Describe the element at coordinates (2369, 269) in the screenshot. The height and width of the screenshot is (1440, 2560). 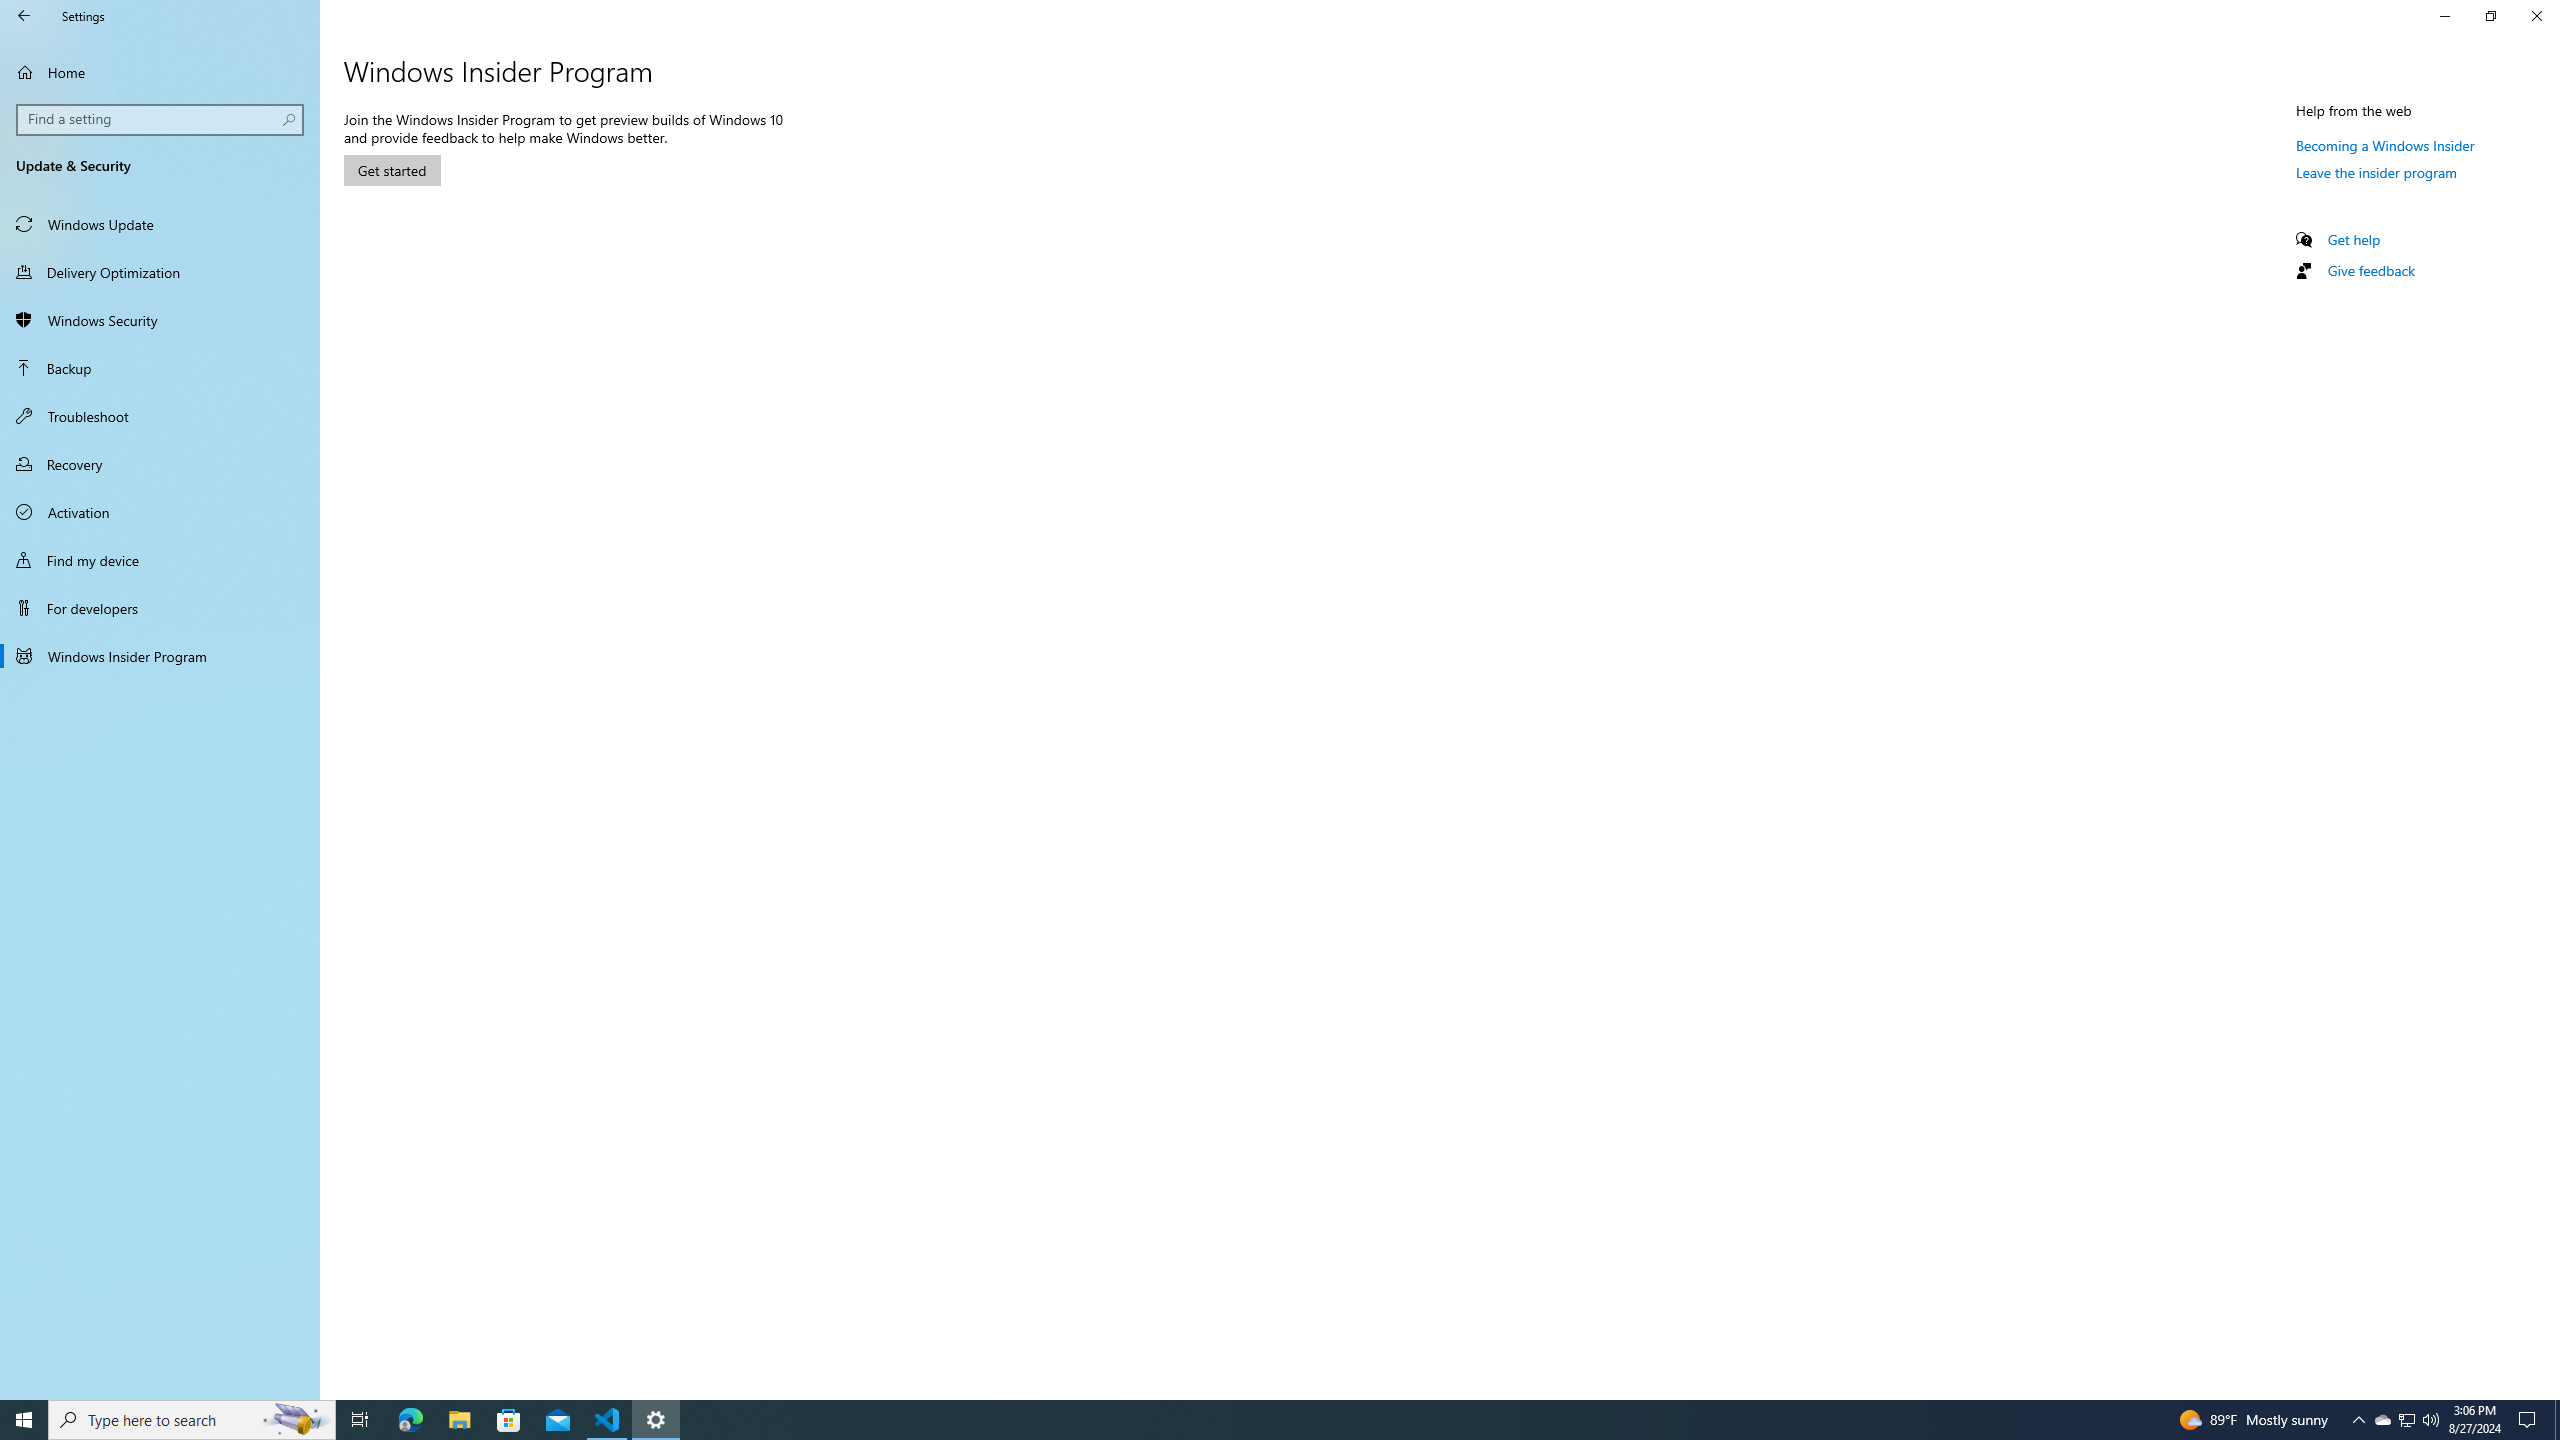
I see `'Give feedback'` at that location.